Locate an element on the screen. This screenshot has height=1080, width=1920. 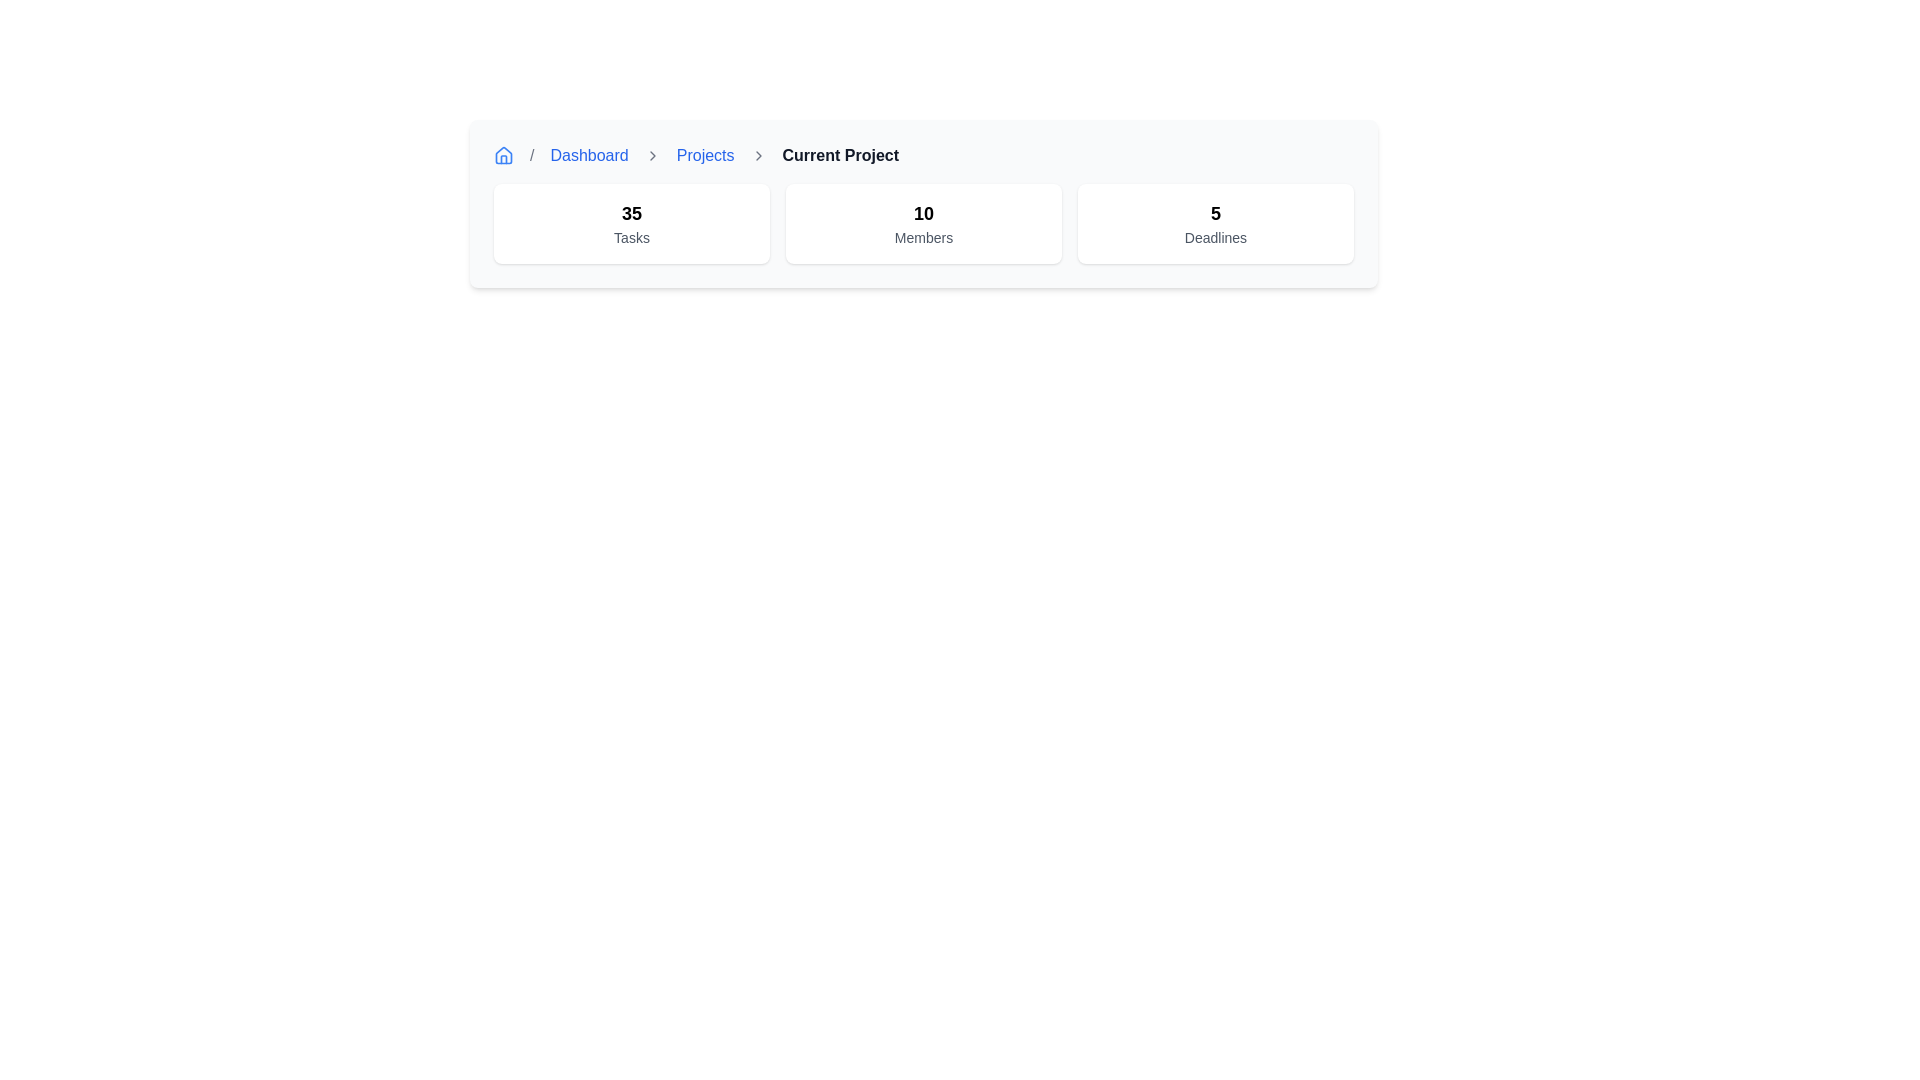
the small right-pointing gray arrow icon in the breadcrumb navigation bar, which is positioned between the 'Dashboard' and 'Projects' links is located at coordinates (652, 154).